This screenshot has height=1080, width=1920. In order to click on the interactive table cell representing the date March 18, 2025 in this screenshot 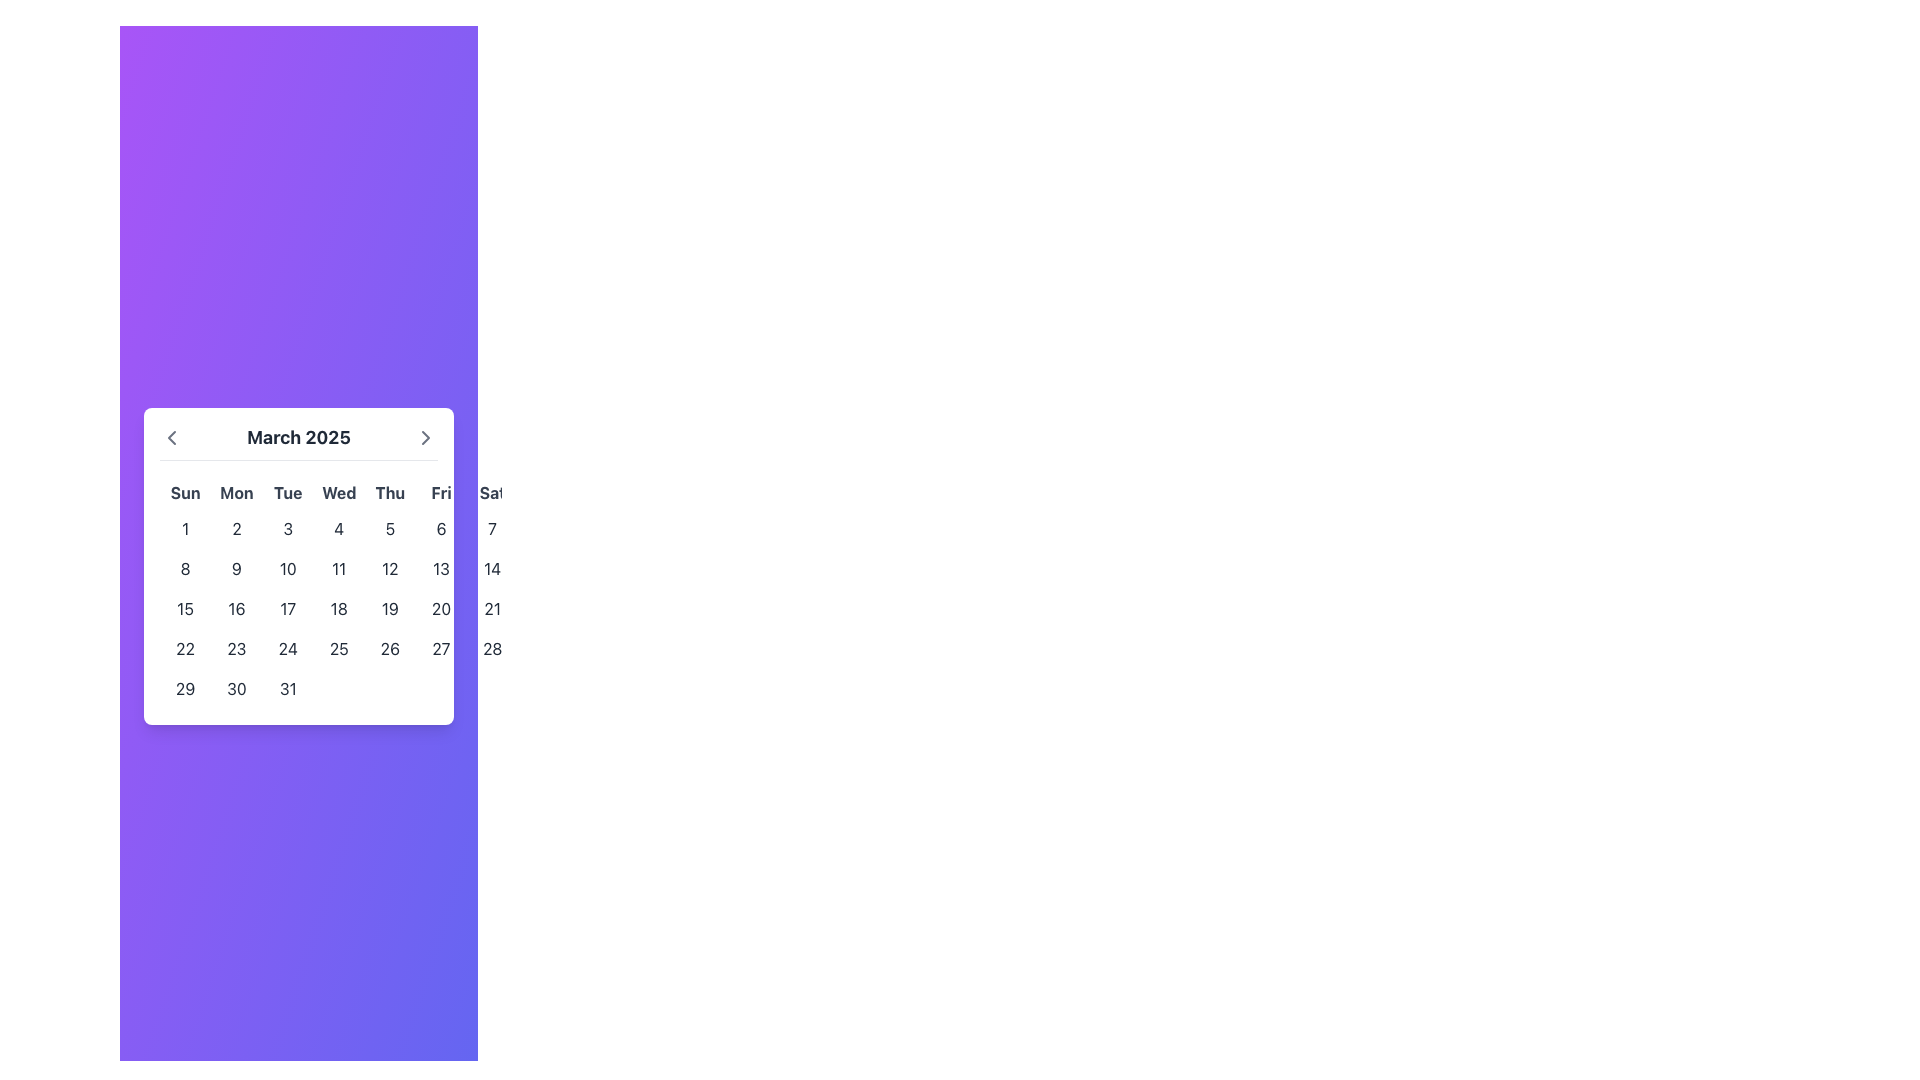, I will do `click(339, 607)`.